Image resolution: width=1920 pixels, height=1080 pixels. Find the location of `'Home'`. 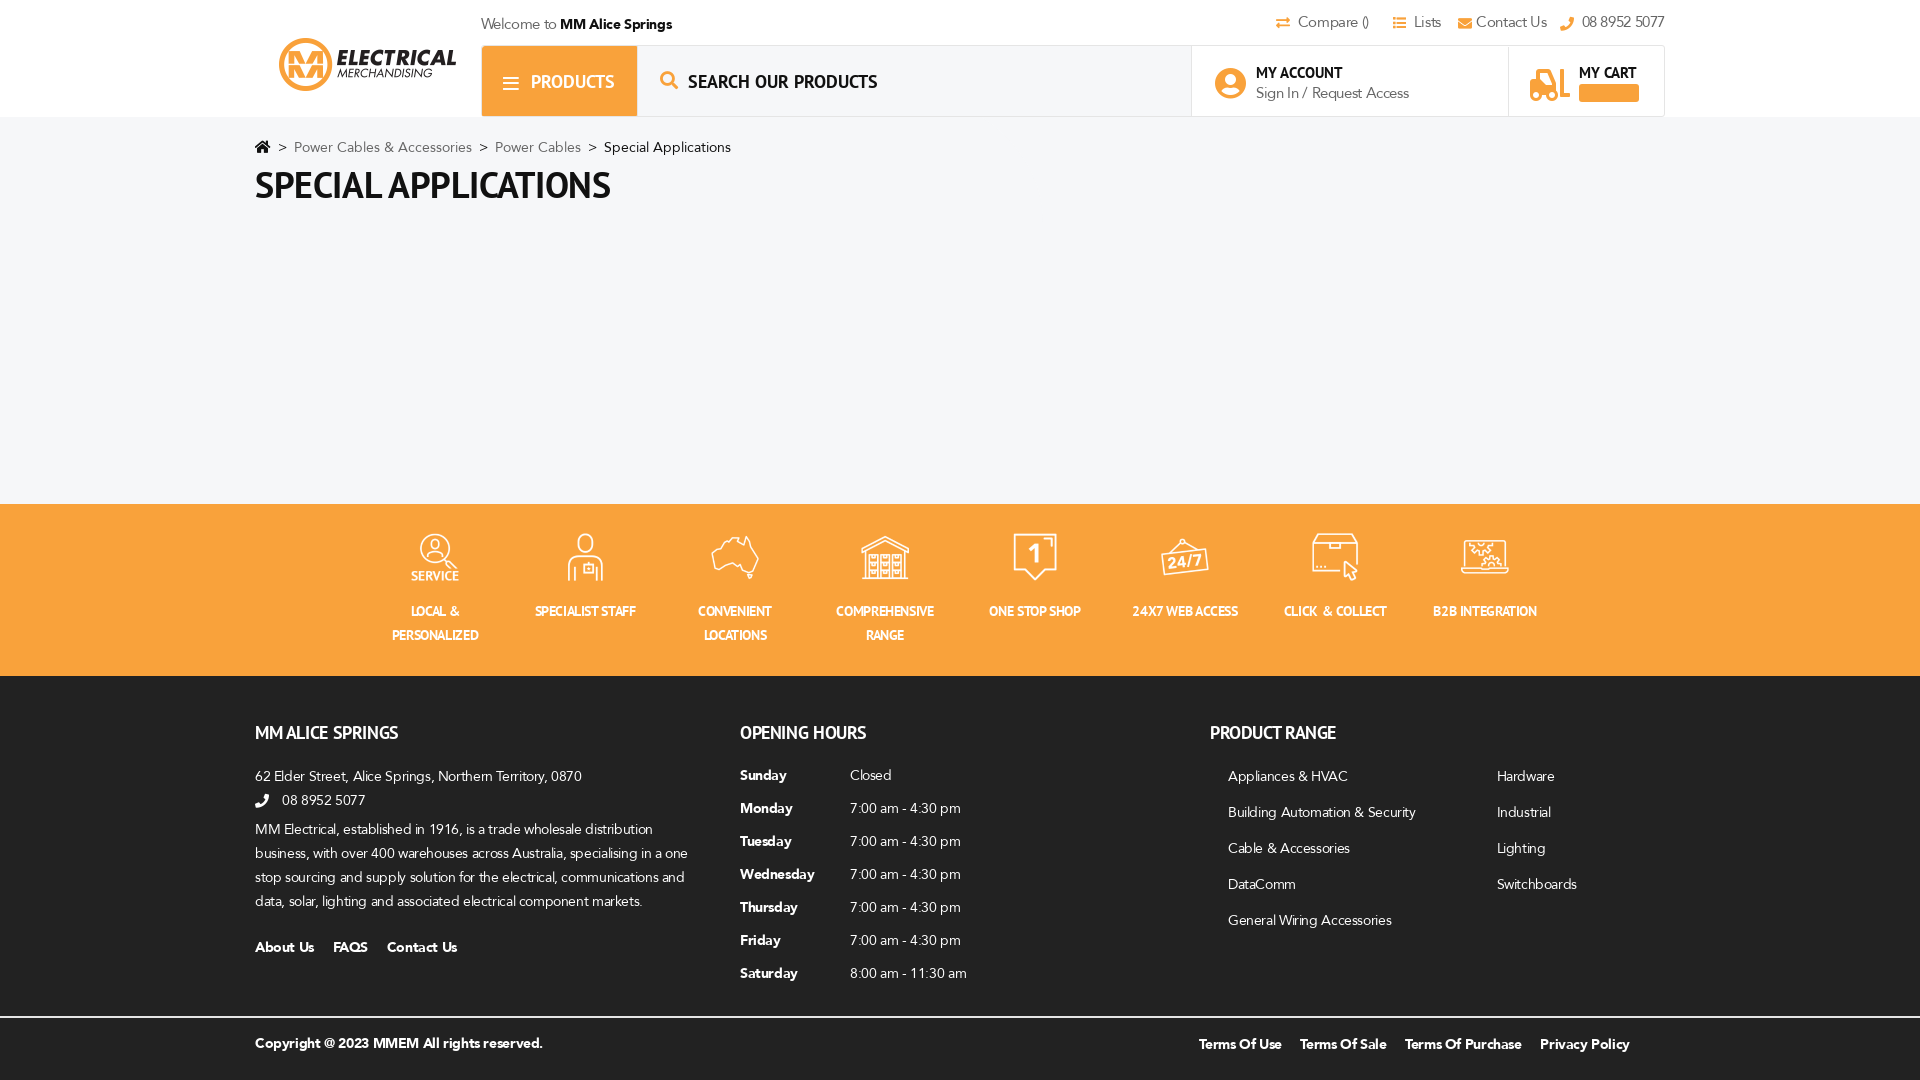

'Home' is located at coordinates (262, 150).